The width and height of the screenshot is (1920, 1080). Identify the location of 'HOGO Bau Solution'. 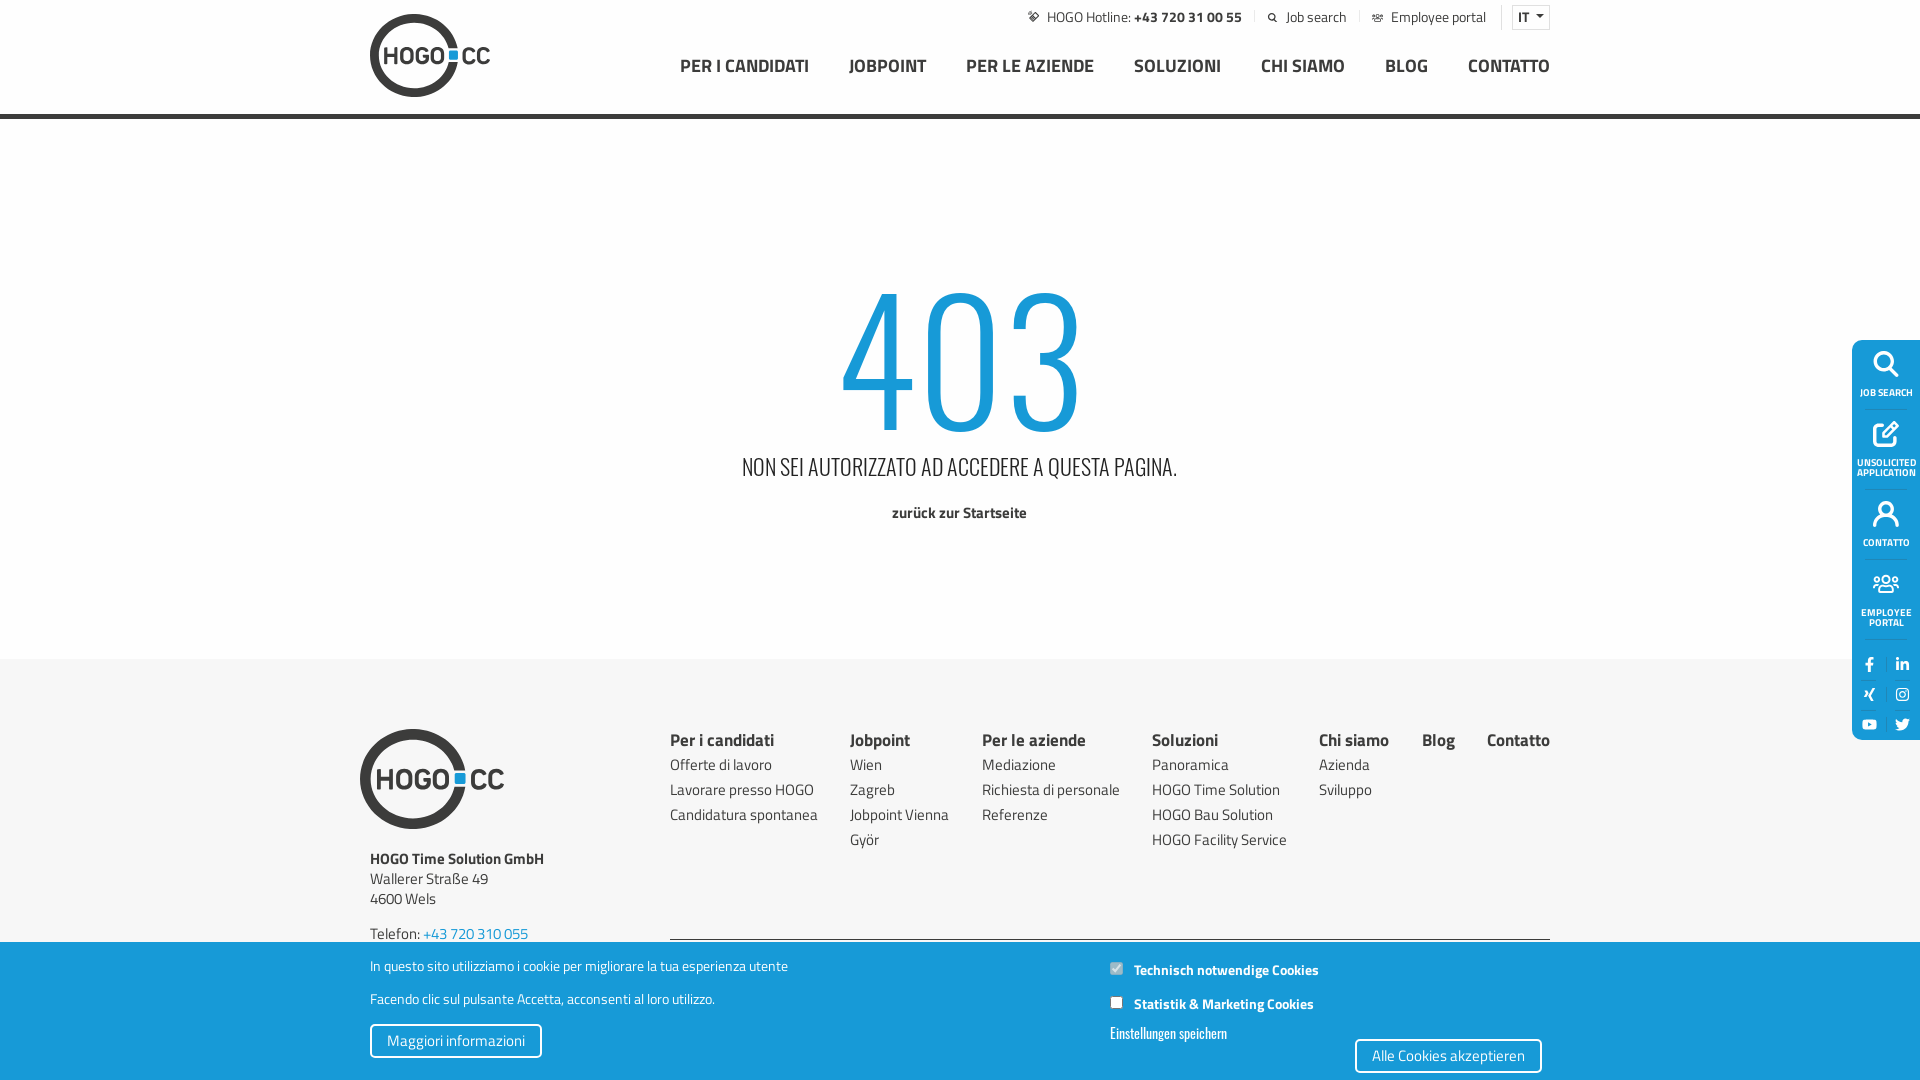
(1218, 814).